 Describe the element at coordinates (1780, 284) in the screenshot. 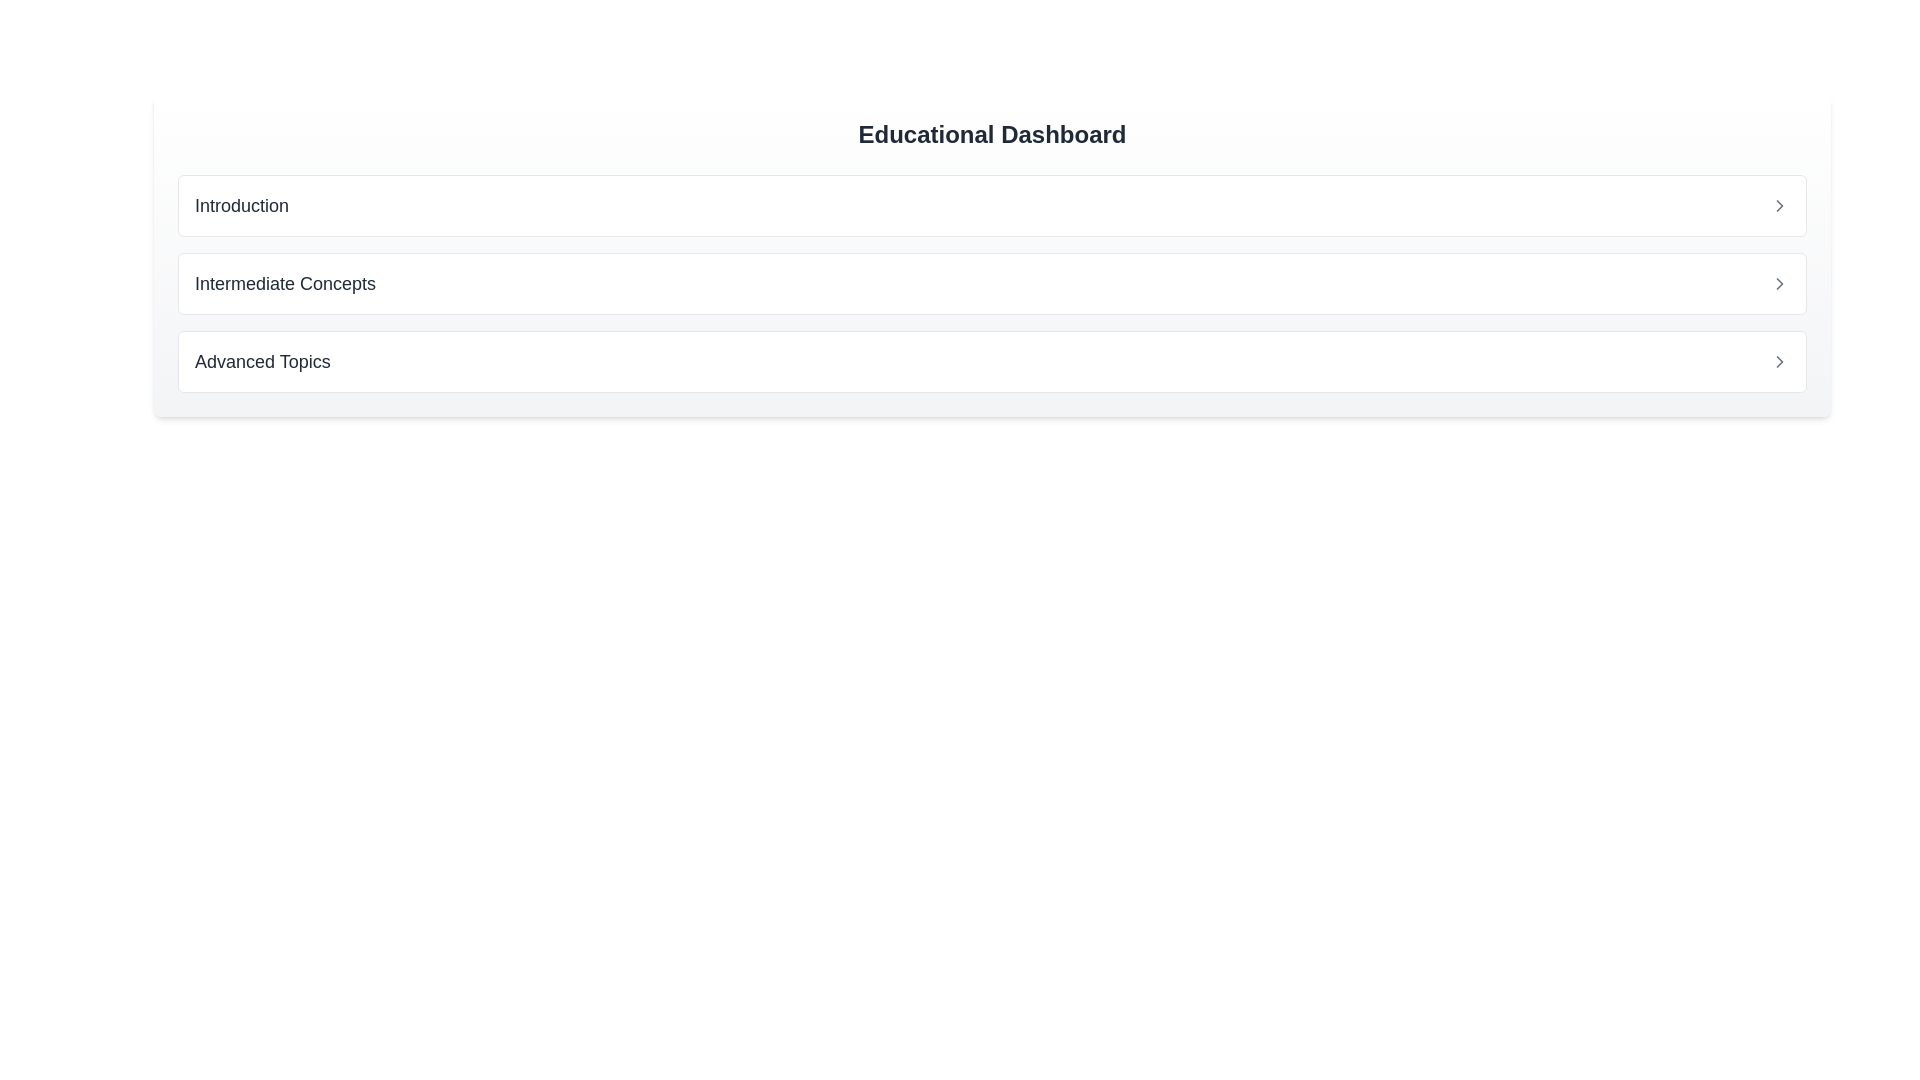

I see `the rightward pointing chevron icon with a gray stroke adjacent to the 'Intermediate Concepts' label to proceed` at that location.